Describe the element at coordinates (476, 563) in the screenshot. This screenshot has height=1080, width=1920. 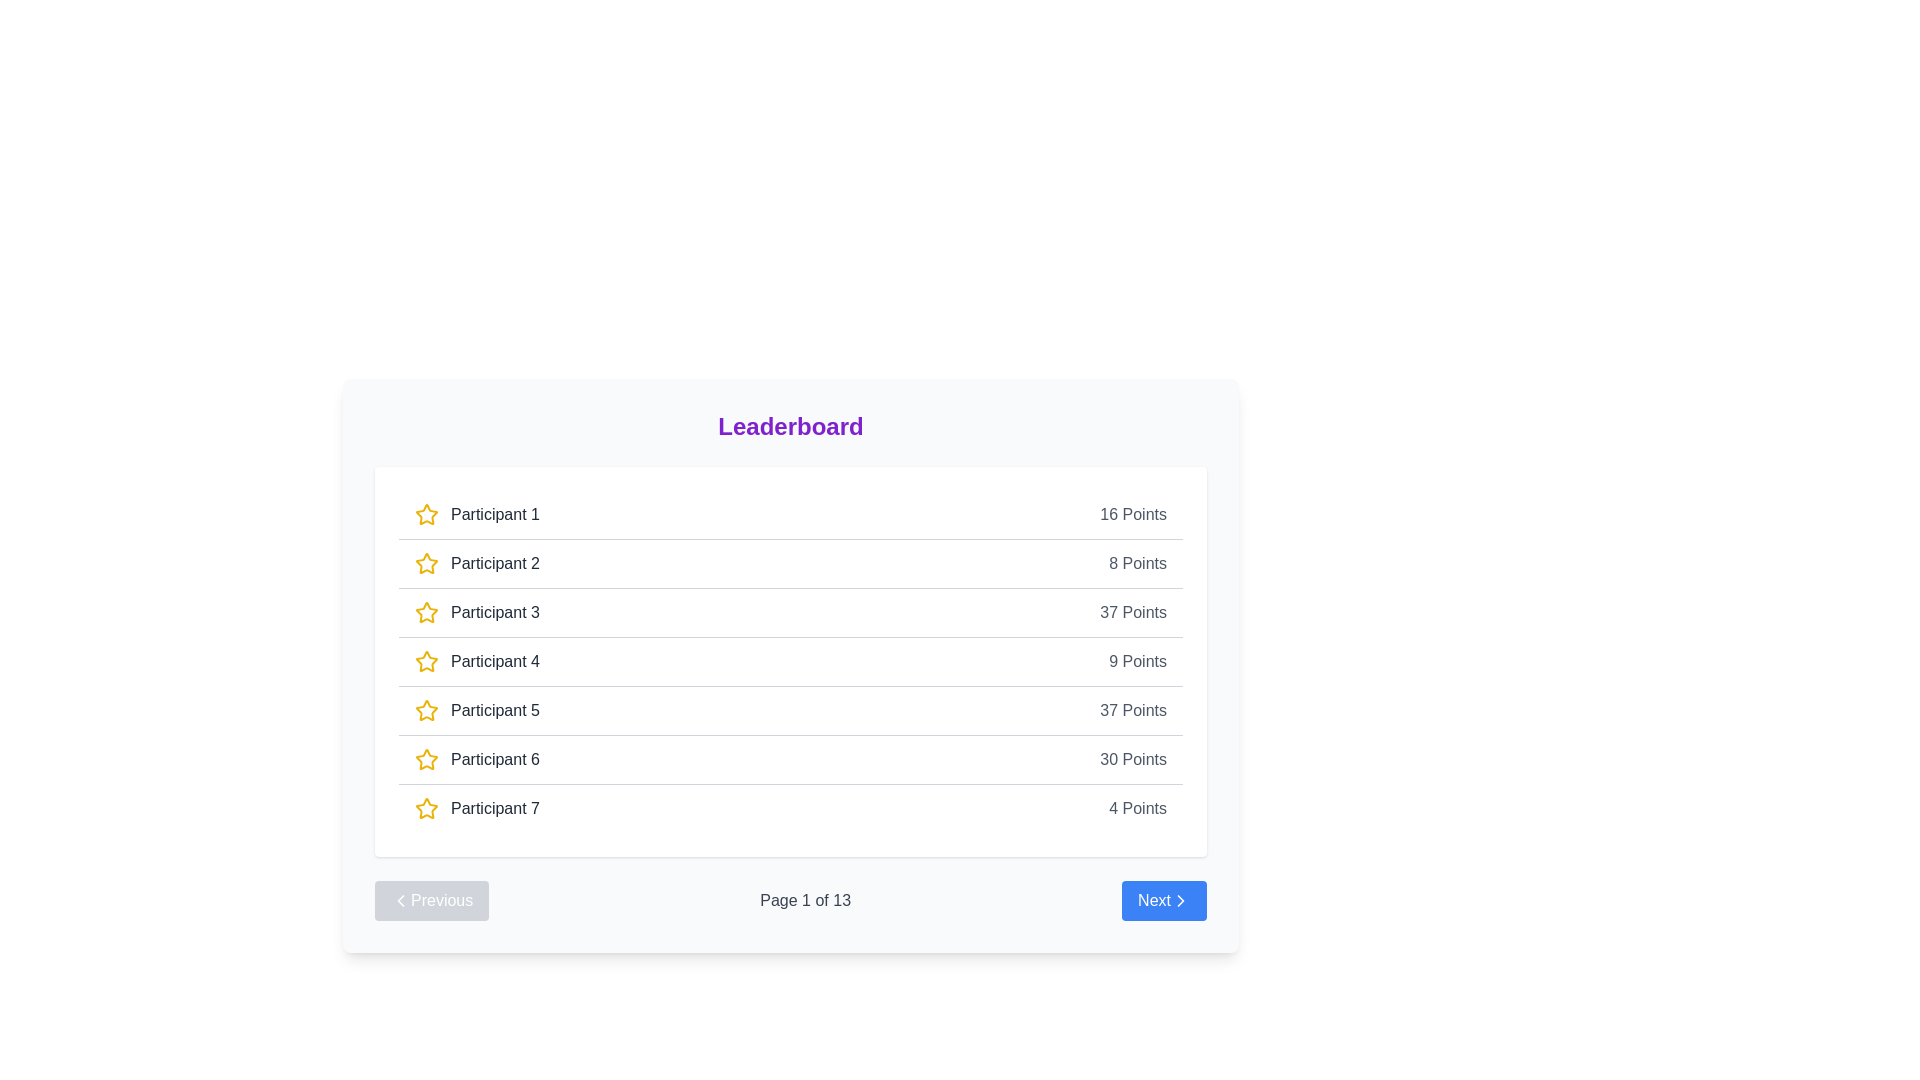
I see `text displayed in the Text Label that shows 'Participant 2', which is part of the leaderboard interface and positioned below 'Participant 1'` at that location.